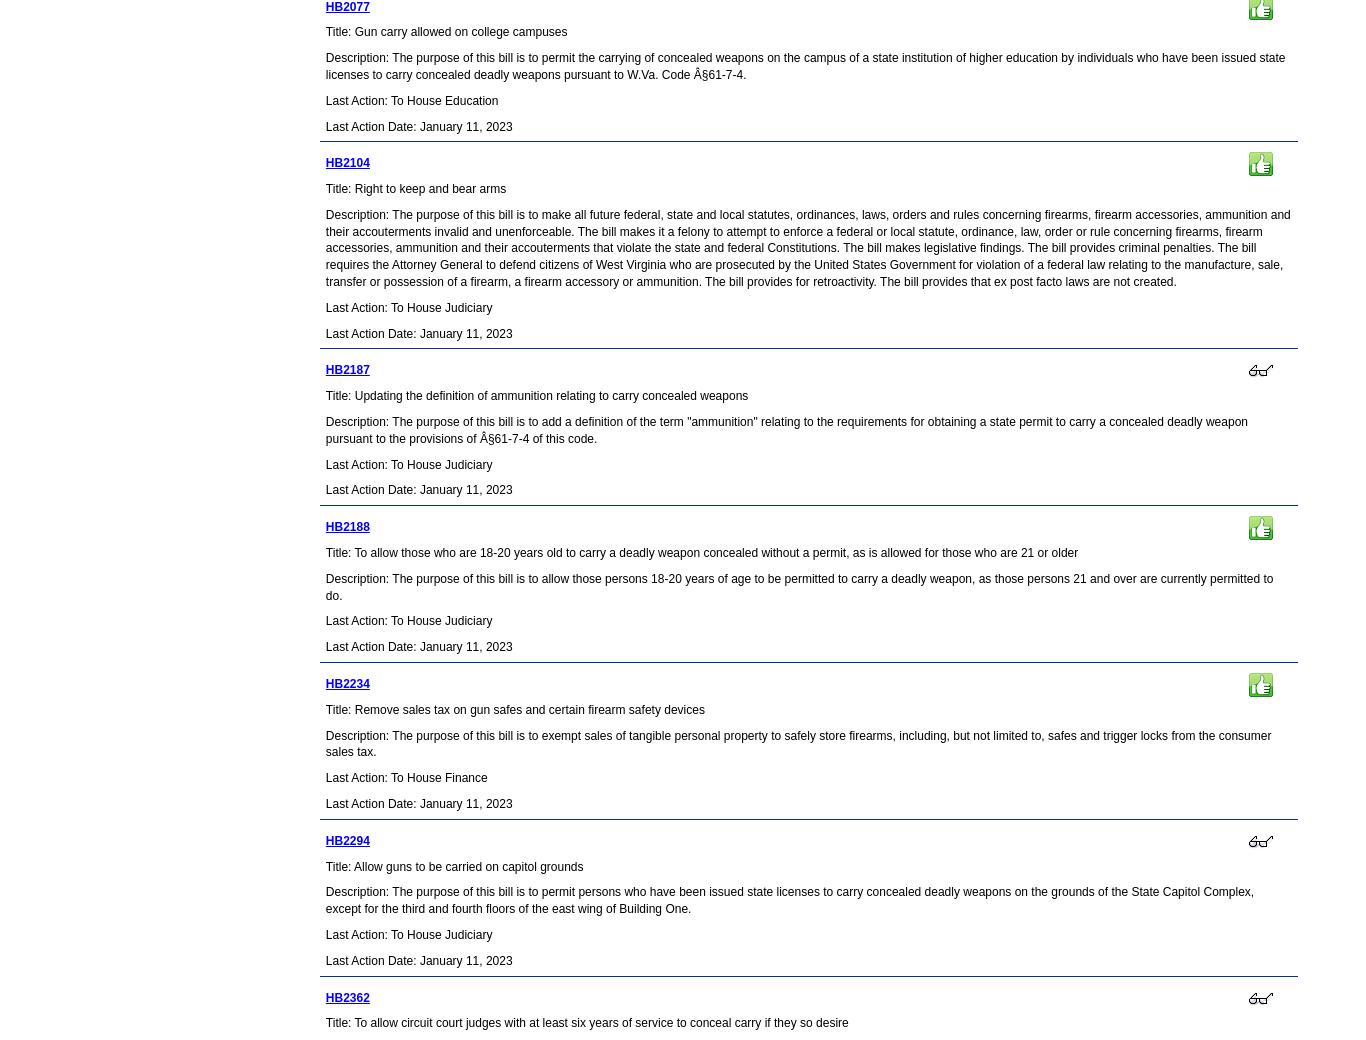 Image resolution: width=1366 pixels, height=1040 pixels. I want to click on 'Description: The purpose of this bill is to permit the carrying of concealed weapons on the campus of a state institution of higher education by individuals who have been issued state licenses to carry concealed deadly weapons pursuant to W.Va. Code Â§61-7-4.', so click(803, 65).